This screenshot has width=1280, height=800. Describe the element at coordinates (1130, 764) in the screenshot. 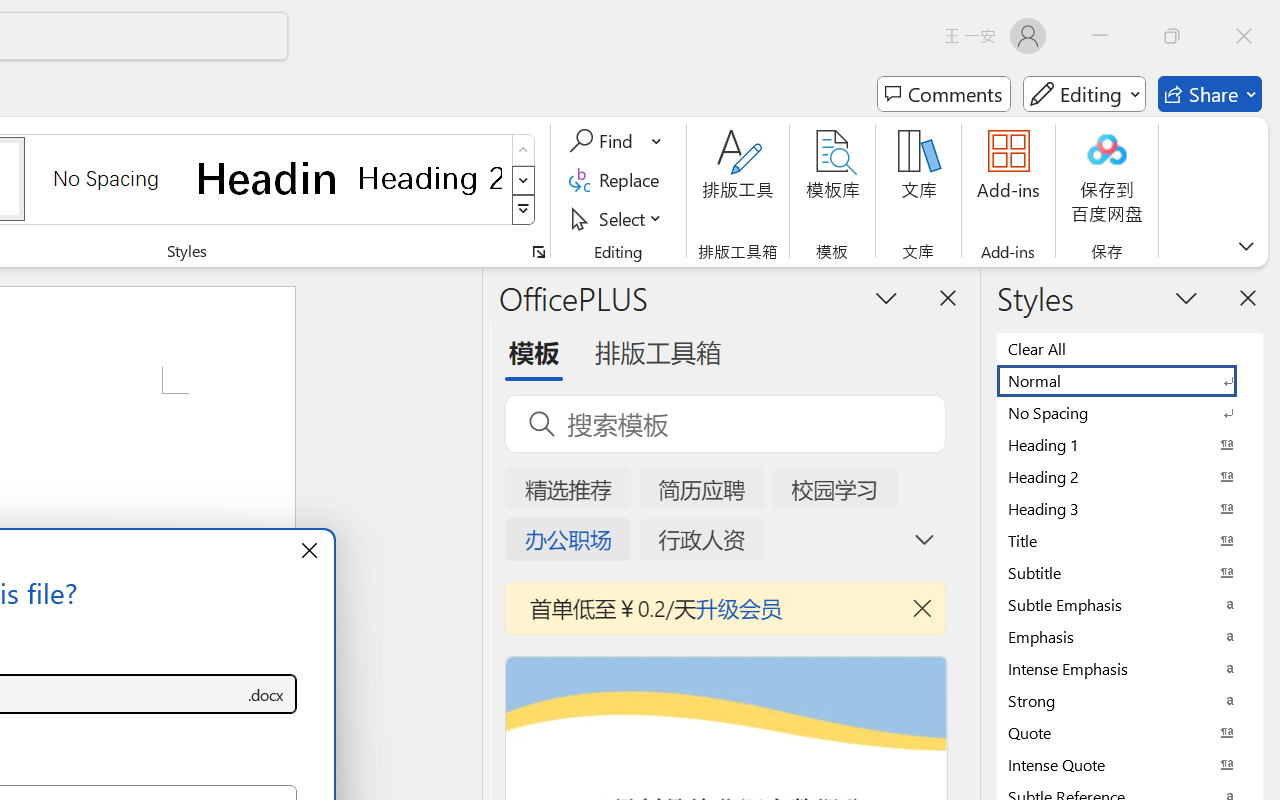

I see `'Intense Quote'` at that location.